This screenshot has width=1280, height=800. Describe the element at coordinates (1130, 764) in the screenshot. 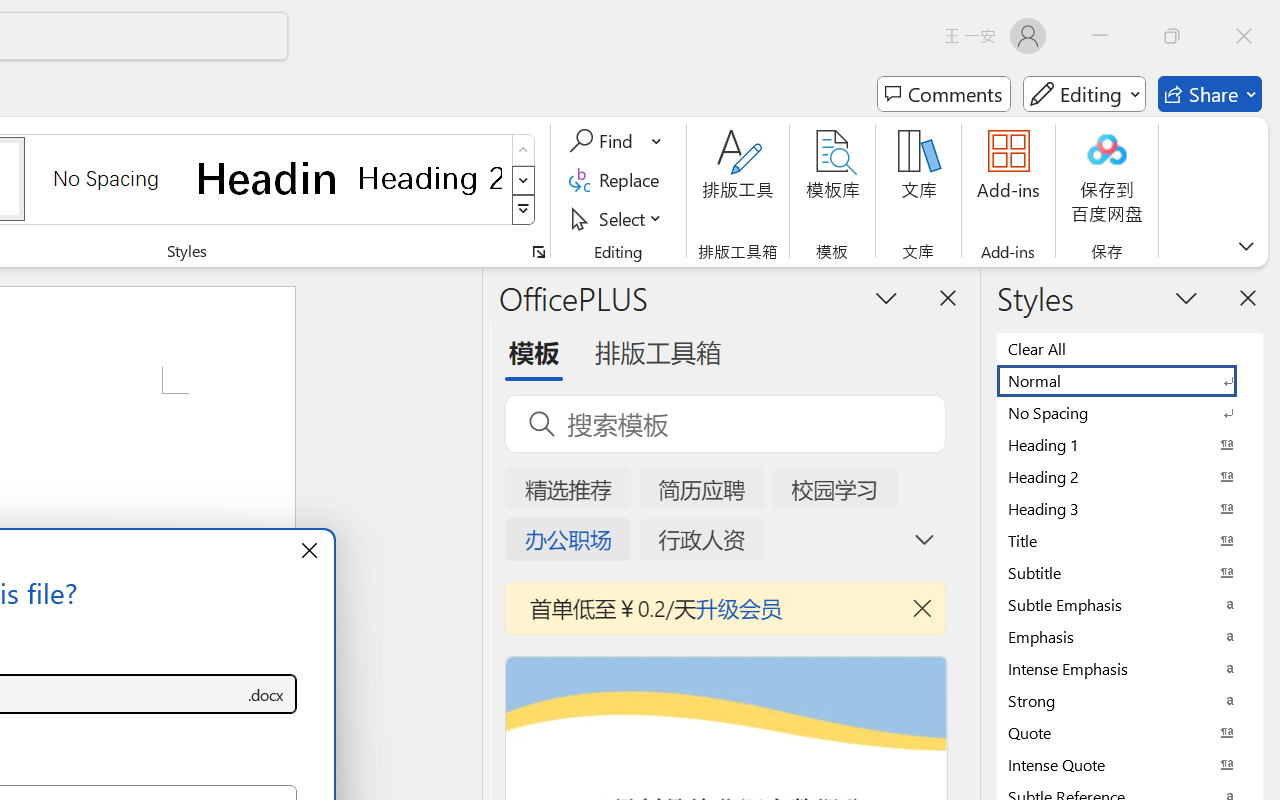

I see `'Intense Quote'` at that location.